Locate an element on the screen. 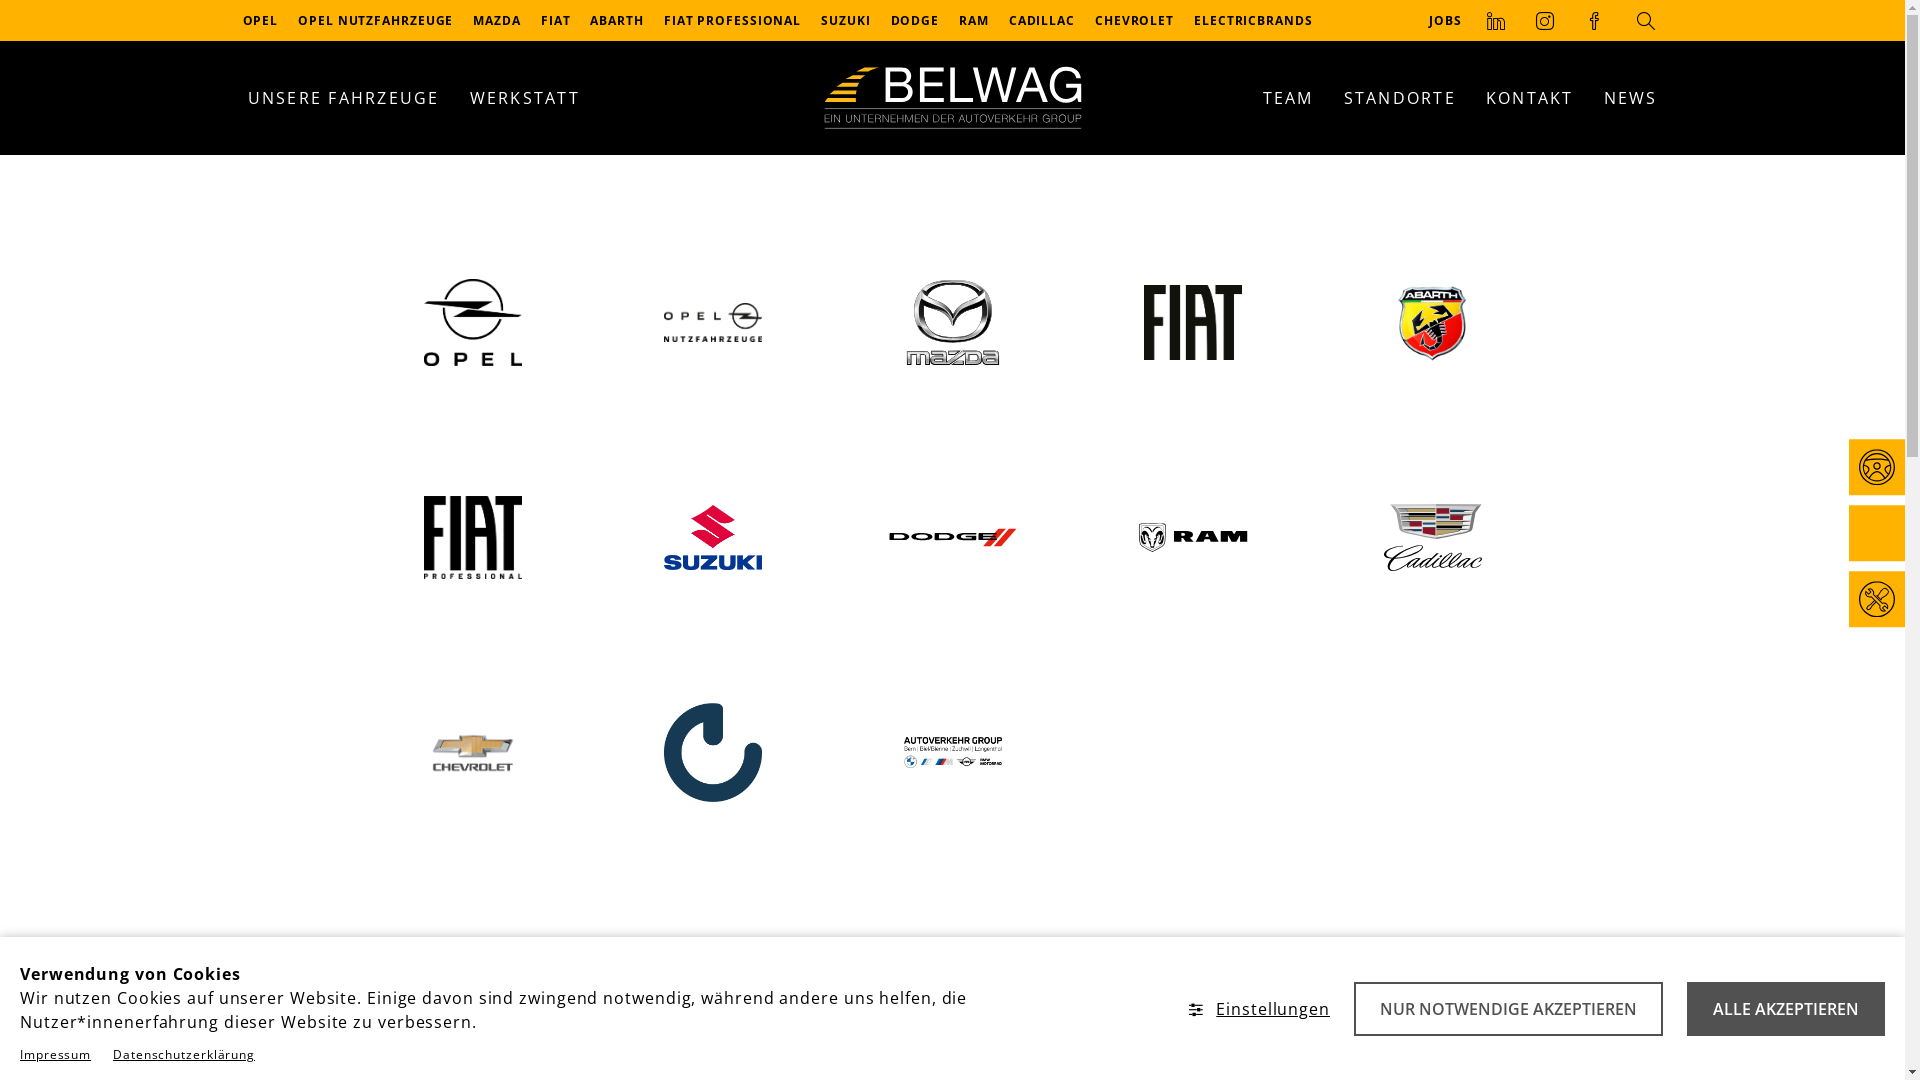  'OPEL' is located at coordinates (258, 20).